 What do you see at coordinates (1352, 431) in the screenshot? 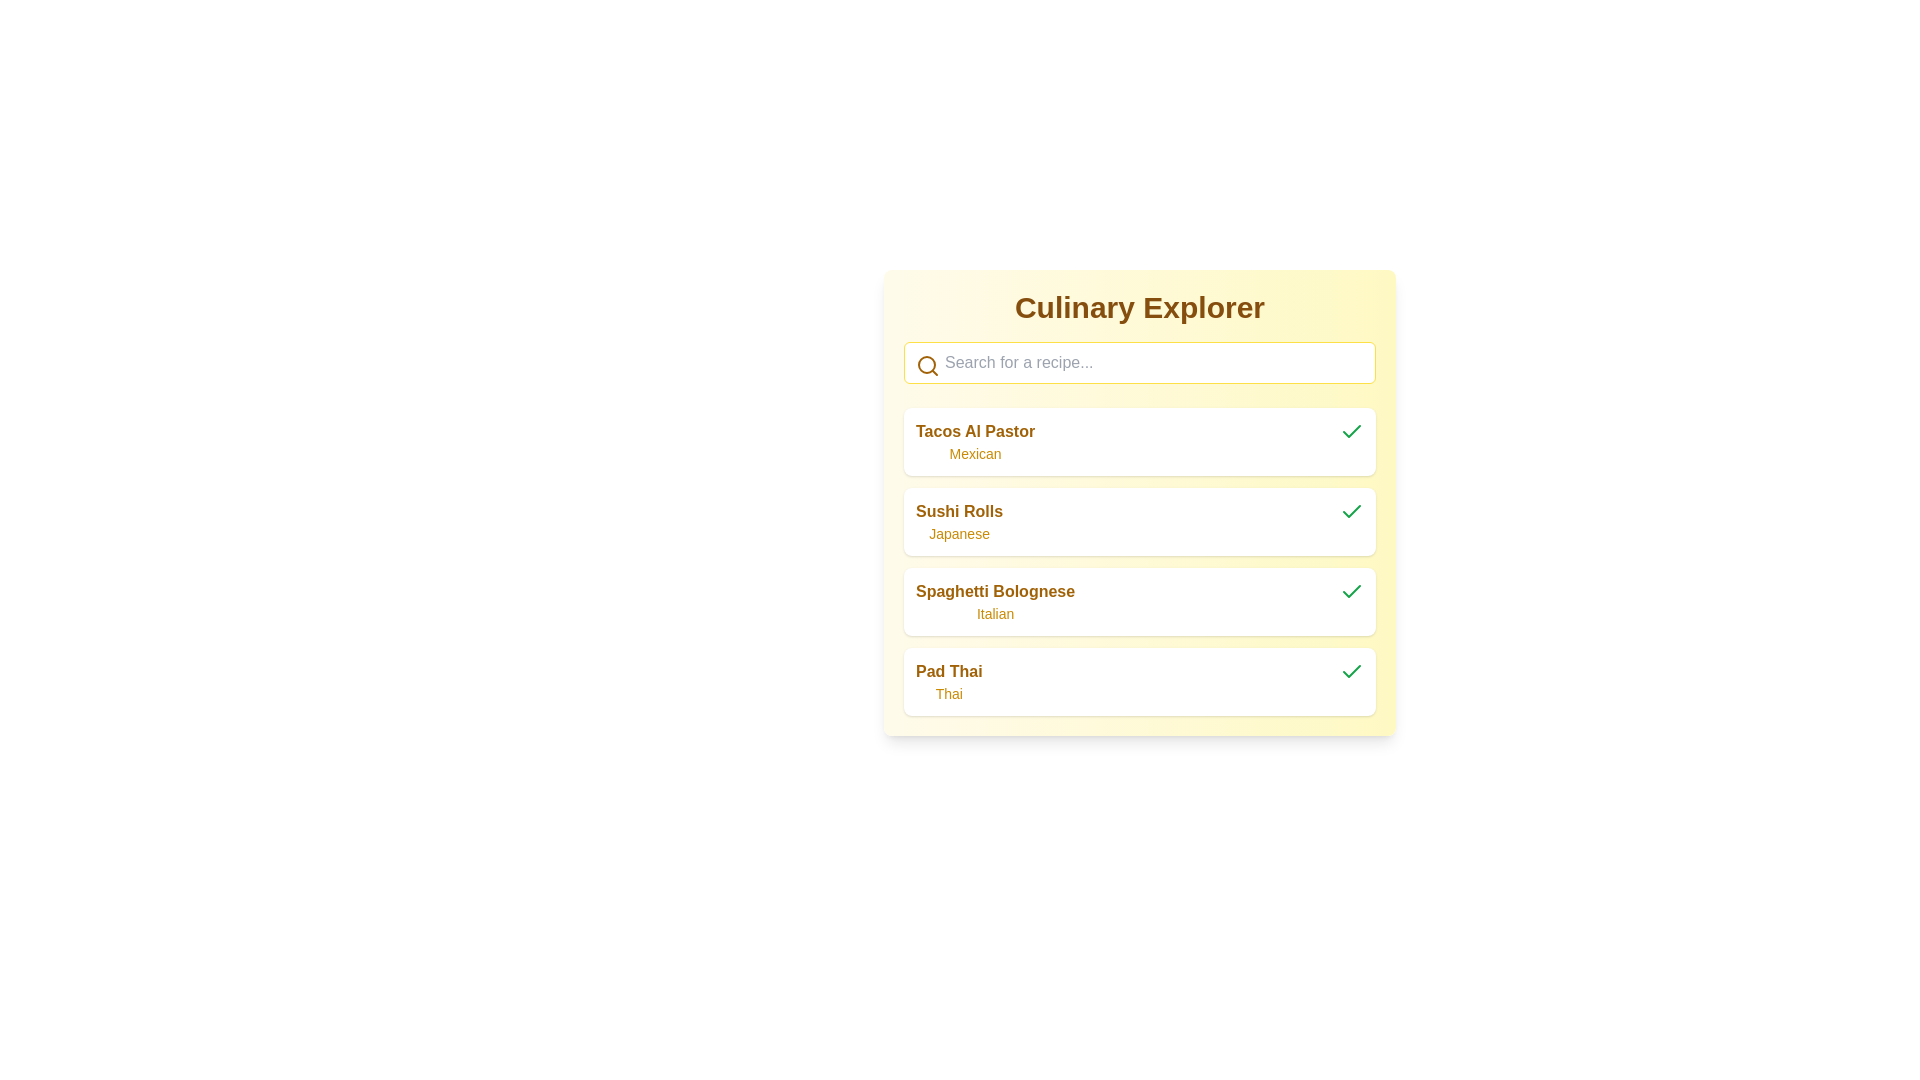
I see `the status indicator icon for 'Tacos Al Pastor' located in the upper right corner of its card to initiate potential interactions` at bounding box center [1352, 431].